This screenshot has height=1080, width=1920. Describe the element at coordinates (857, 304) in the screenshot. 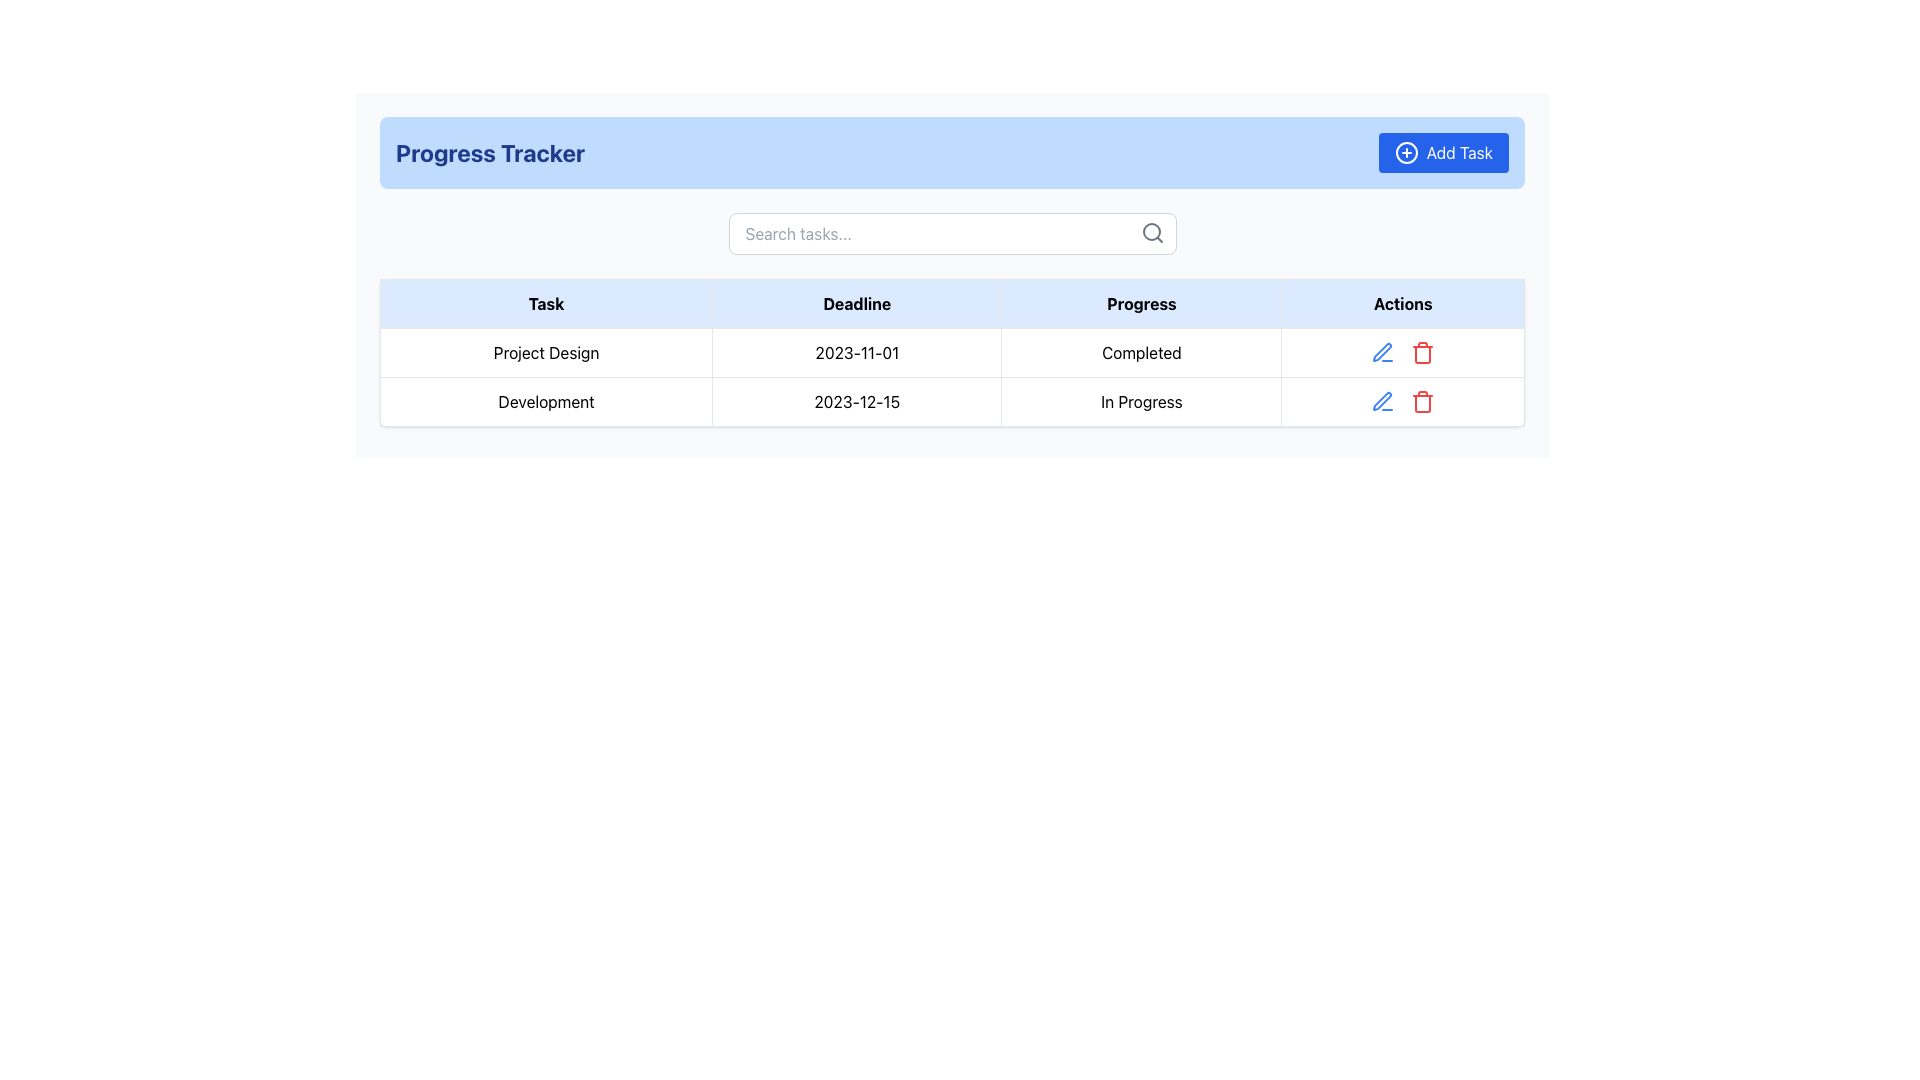

I see `the 'Deadline' header in the table to sort the column, which is the second header positioned between 'Task' and 'Progress' under the 'Progress Tracker' title` at that location.